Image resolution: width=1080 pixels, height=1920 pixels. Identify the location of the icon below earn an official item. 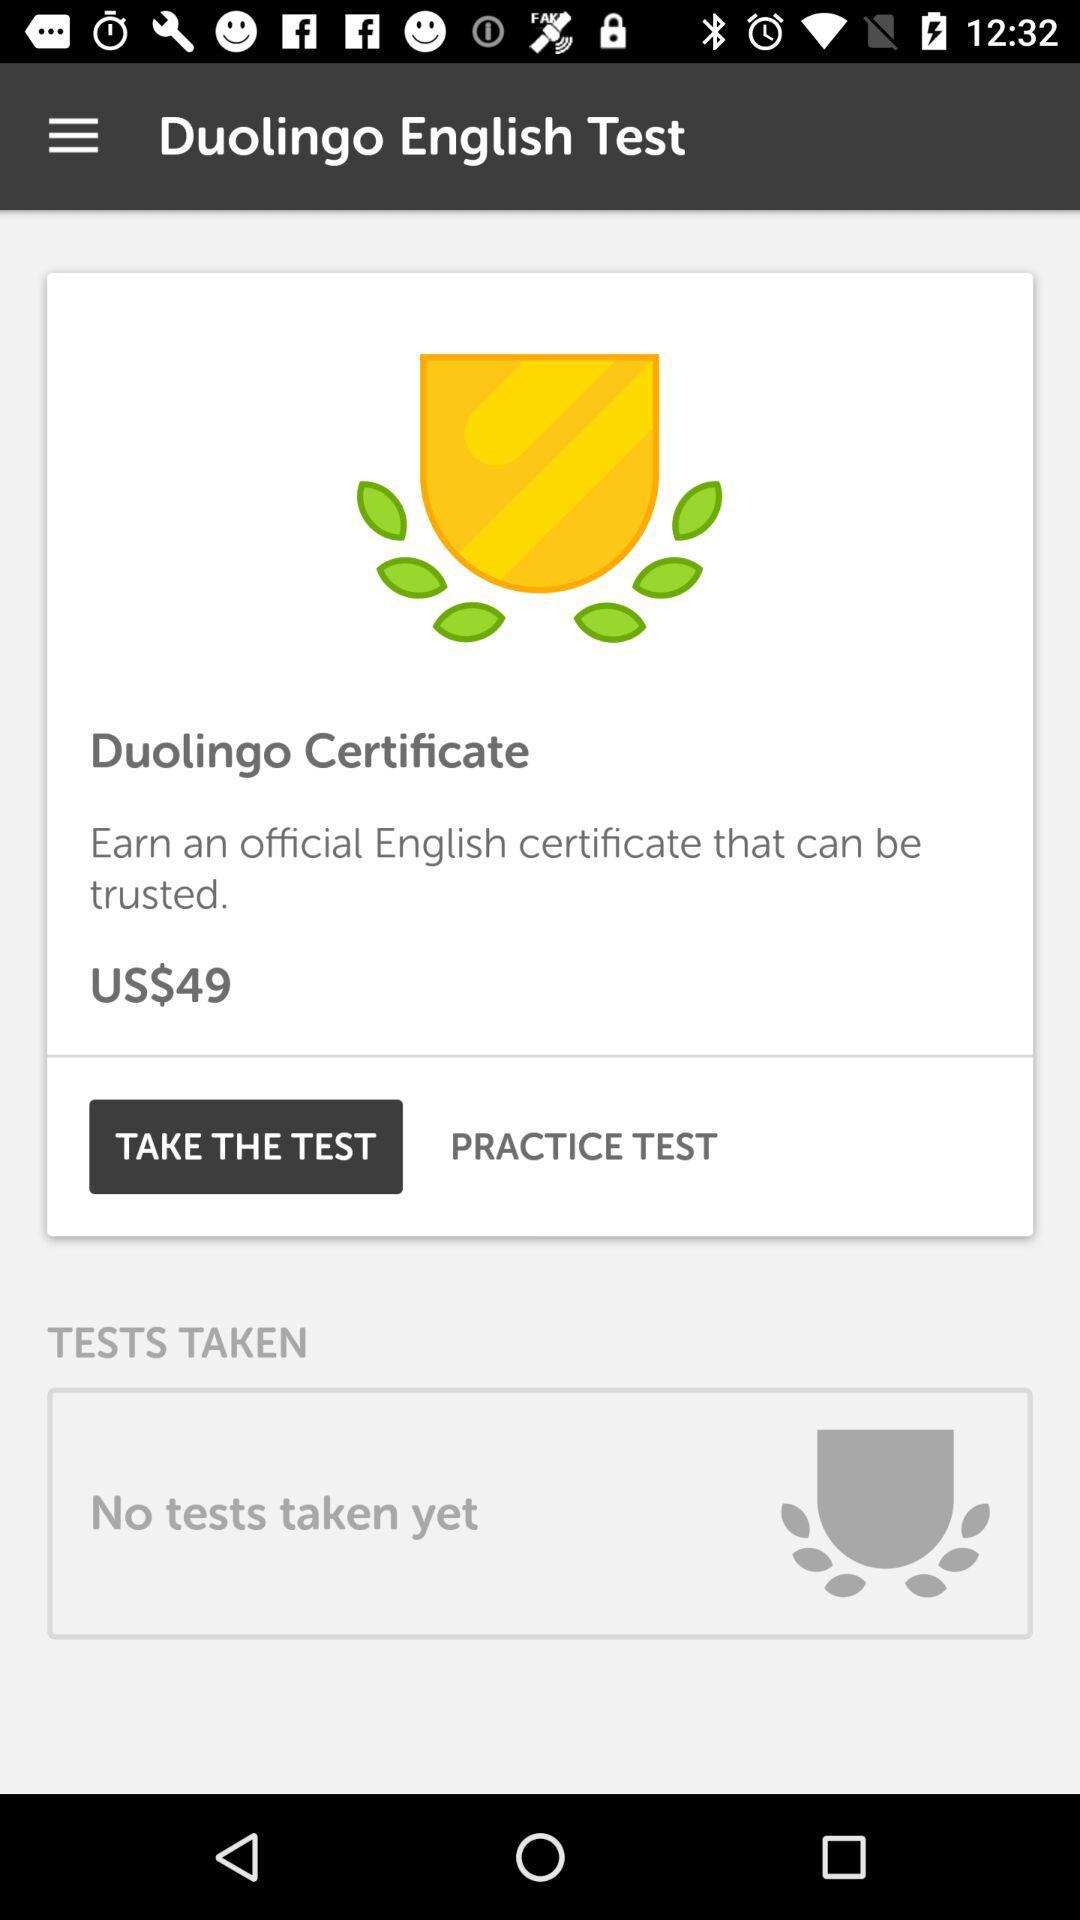
(540, 985).